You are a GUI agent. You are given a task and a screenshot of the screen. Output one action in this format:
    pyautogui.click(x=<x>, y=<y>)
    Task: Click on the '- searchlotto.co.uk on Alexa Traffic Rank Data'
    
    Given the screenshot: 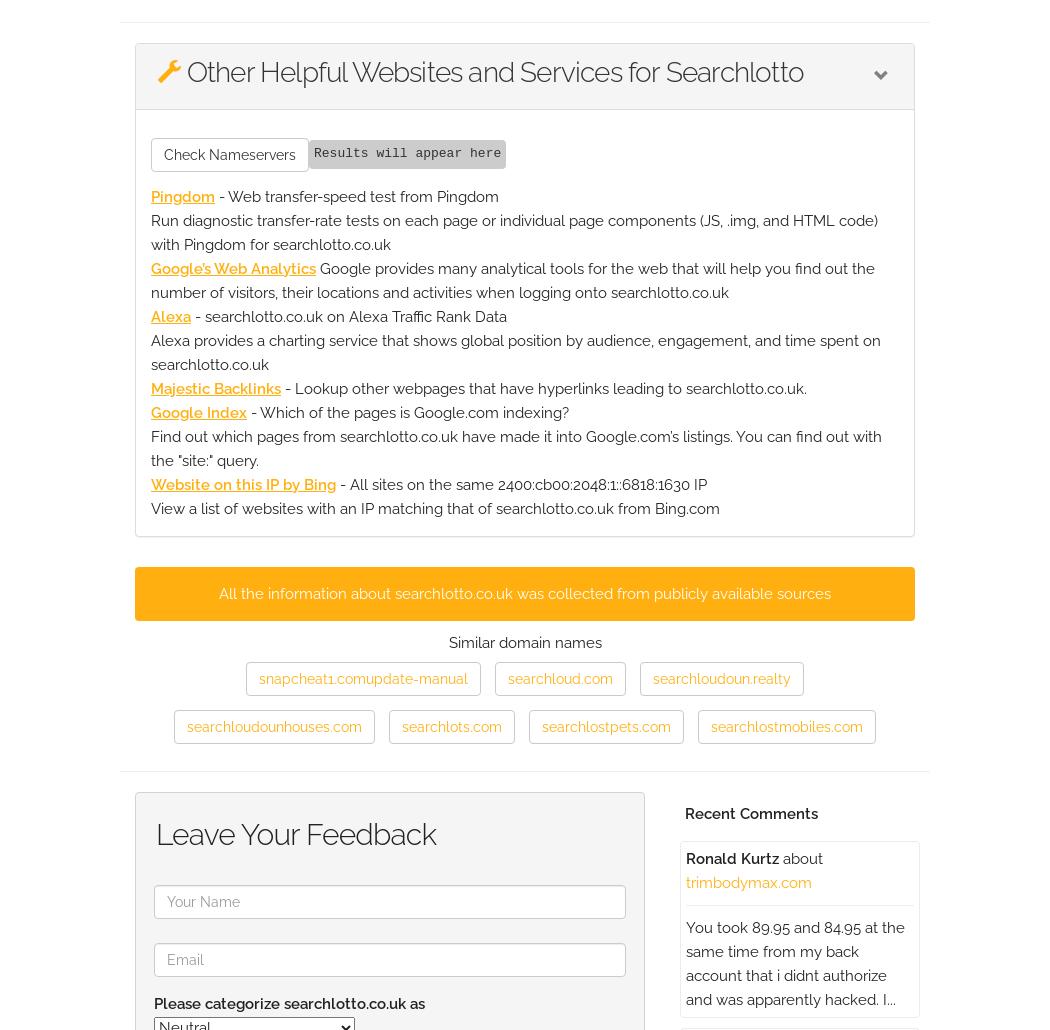 What is the action you would take?
    pyautogui.click(x=348, y=315)
    